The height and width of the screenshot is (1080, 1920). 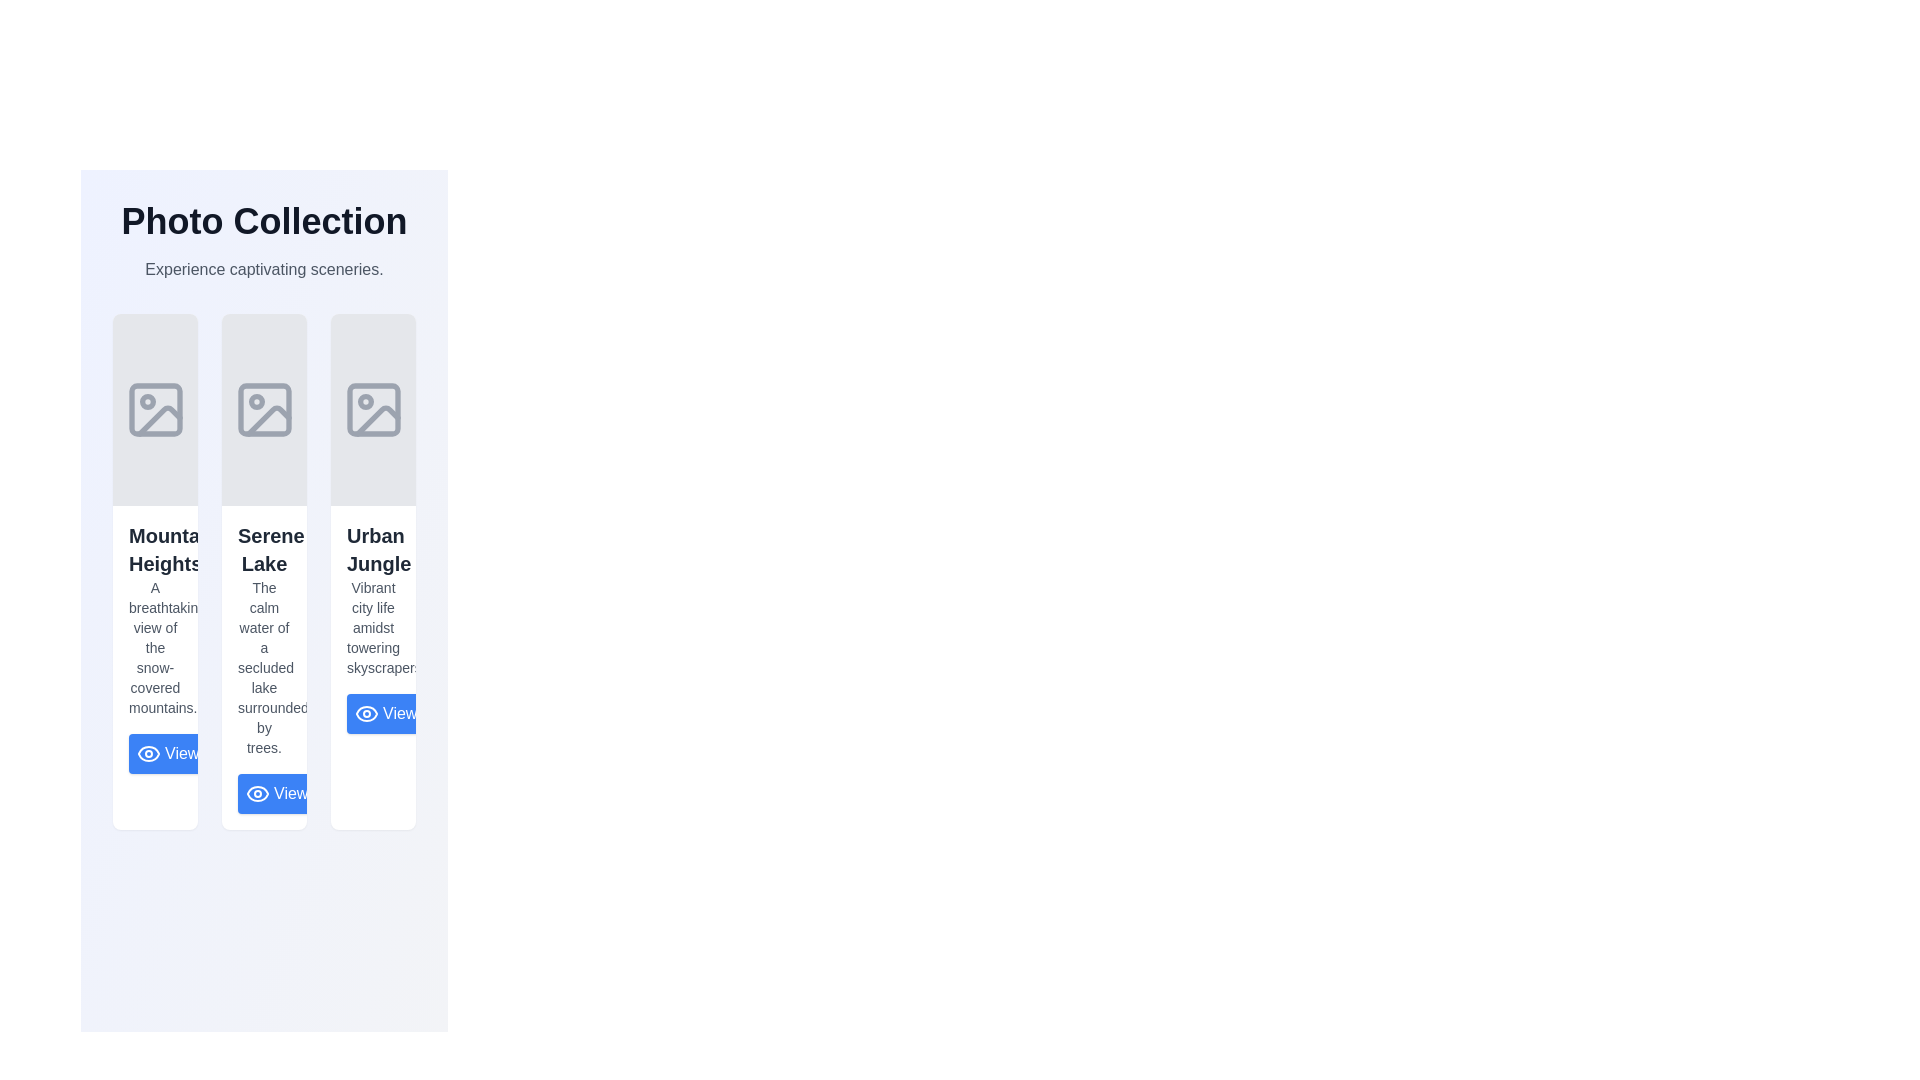 What do you see at coordinates (255, 401) in the screenshot?
I see `Decorative Icon located in the center of the image placeholder on the 'Serene Lake' card, which is the middle card in a row of three` at bounding box center [255, 401].